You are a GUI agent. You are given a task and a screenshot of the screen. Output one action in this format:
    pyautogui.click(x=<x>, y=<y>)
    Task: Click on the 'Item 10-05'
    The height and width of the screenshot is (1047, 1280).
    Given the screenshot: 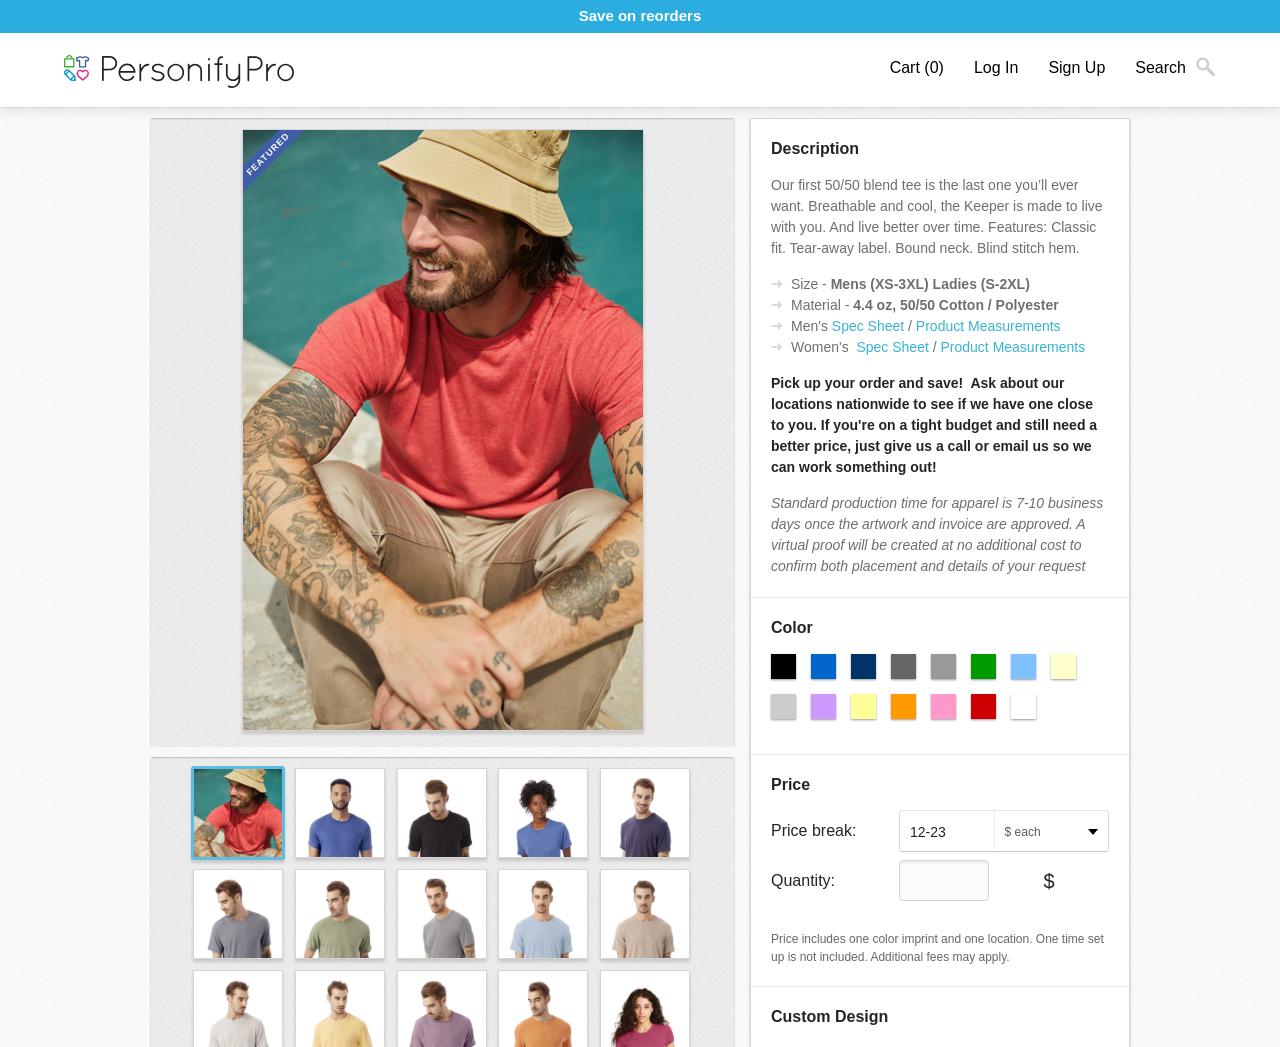 What is the action you would take?
    pyautogui.click(x=183, y=74)
    